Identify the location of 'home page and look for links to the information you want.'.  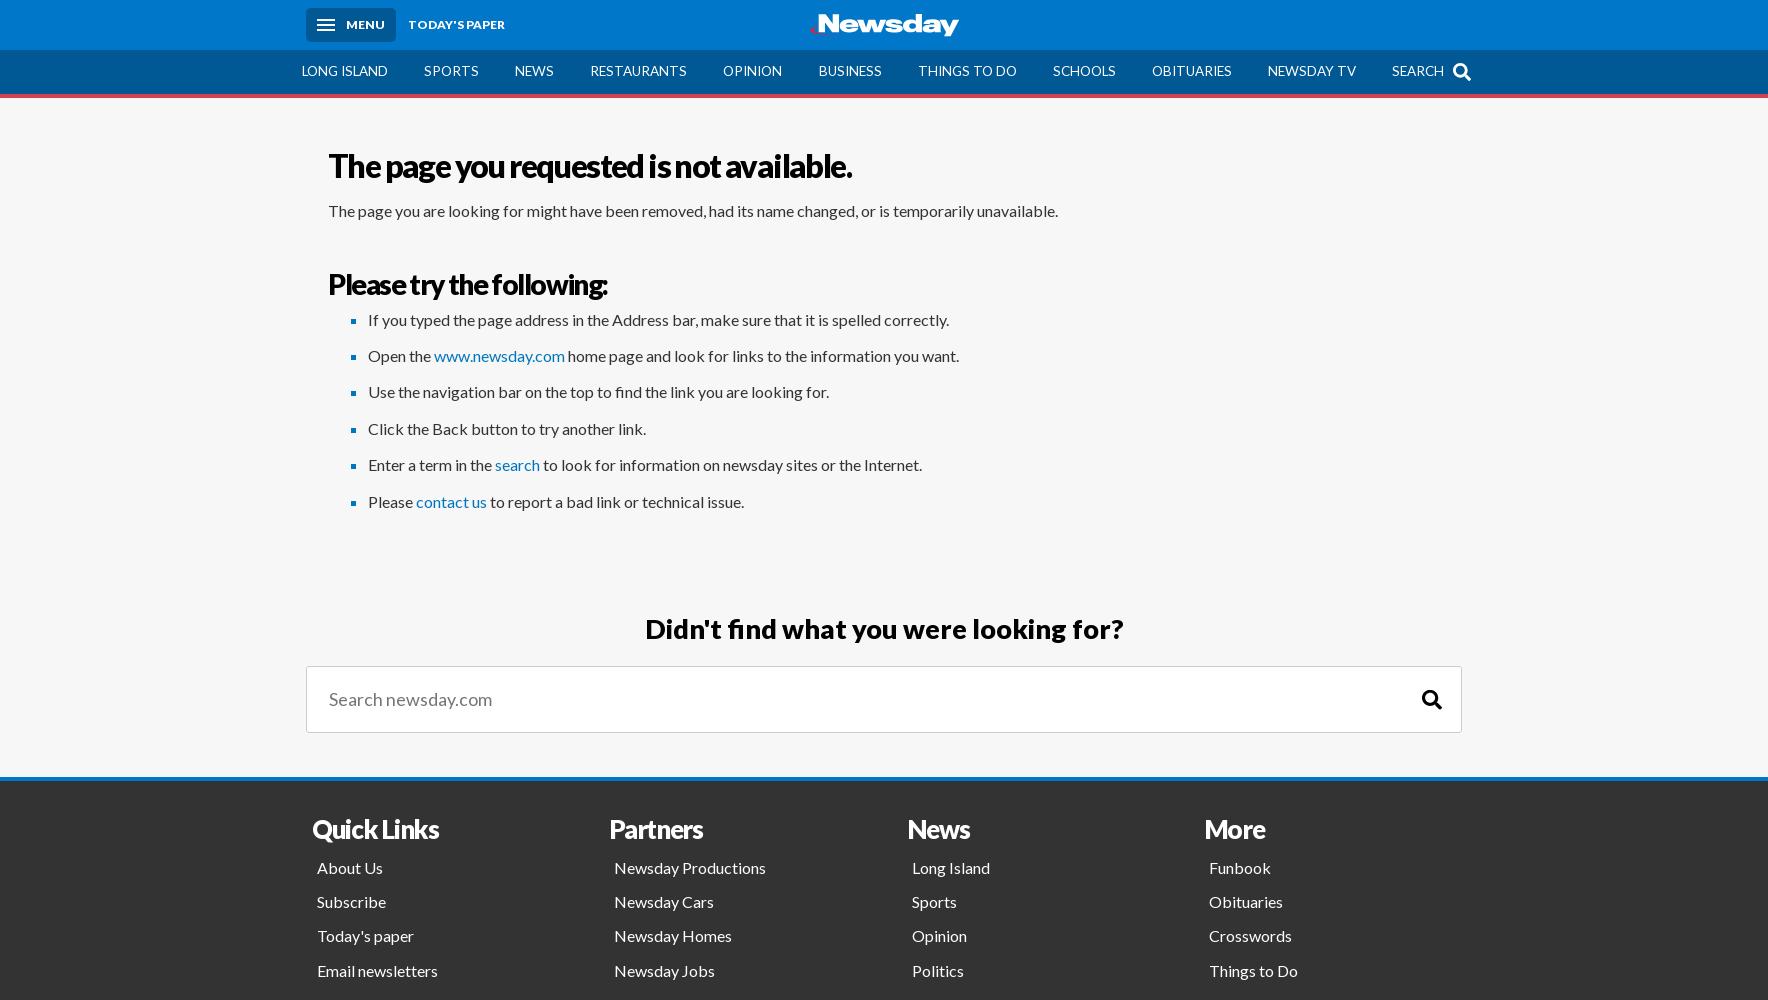
(762, 353).